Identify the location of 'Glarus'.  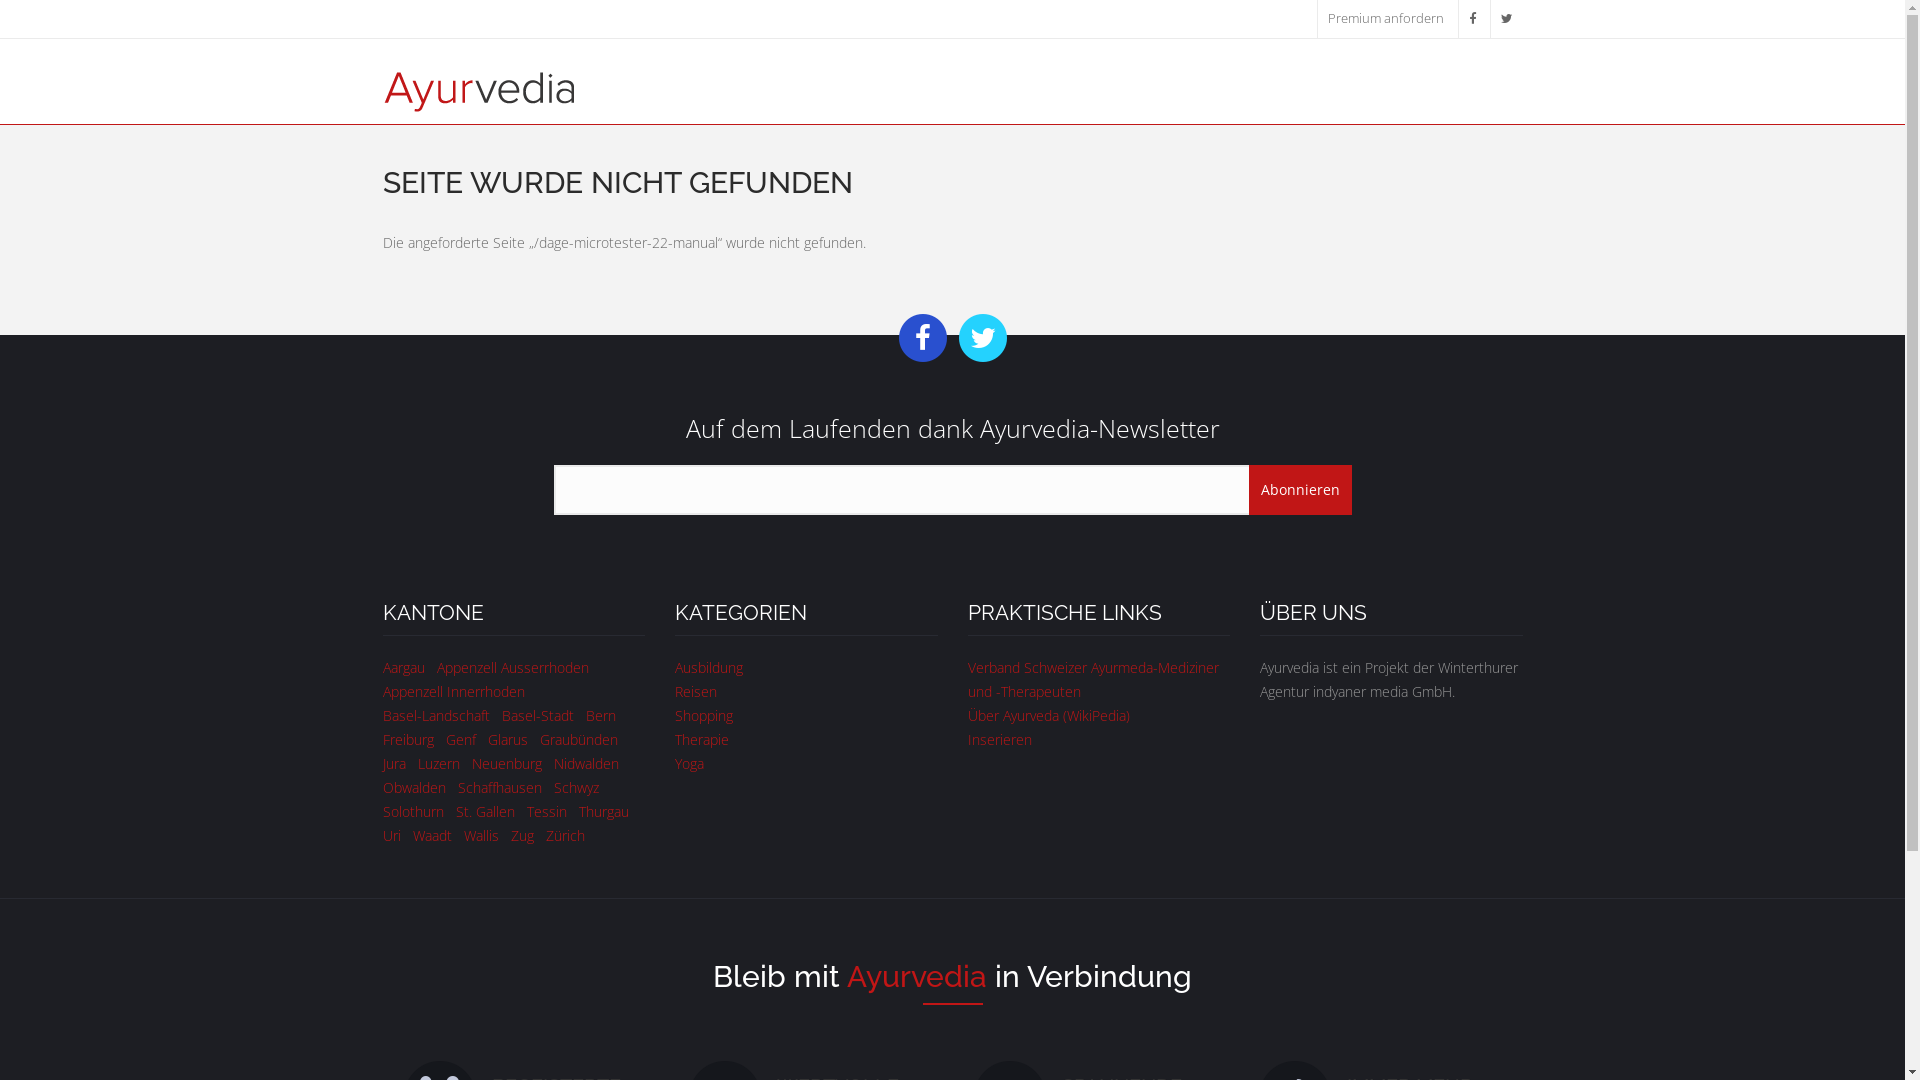
(508, 739).